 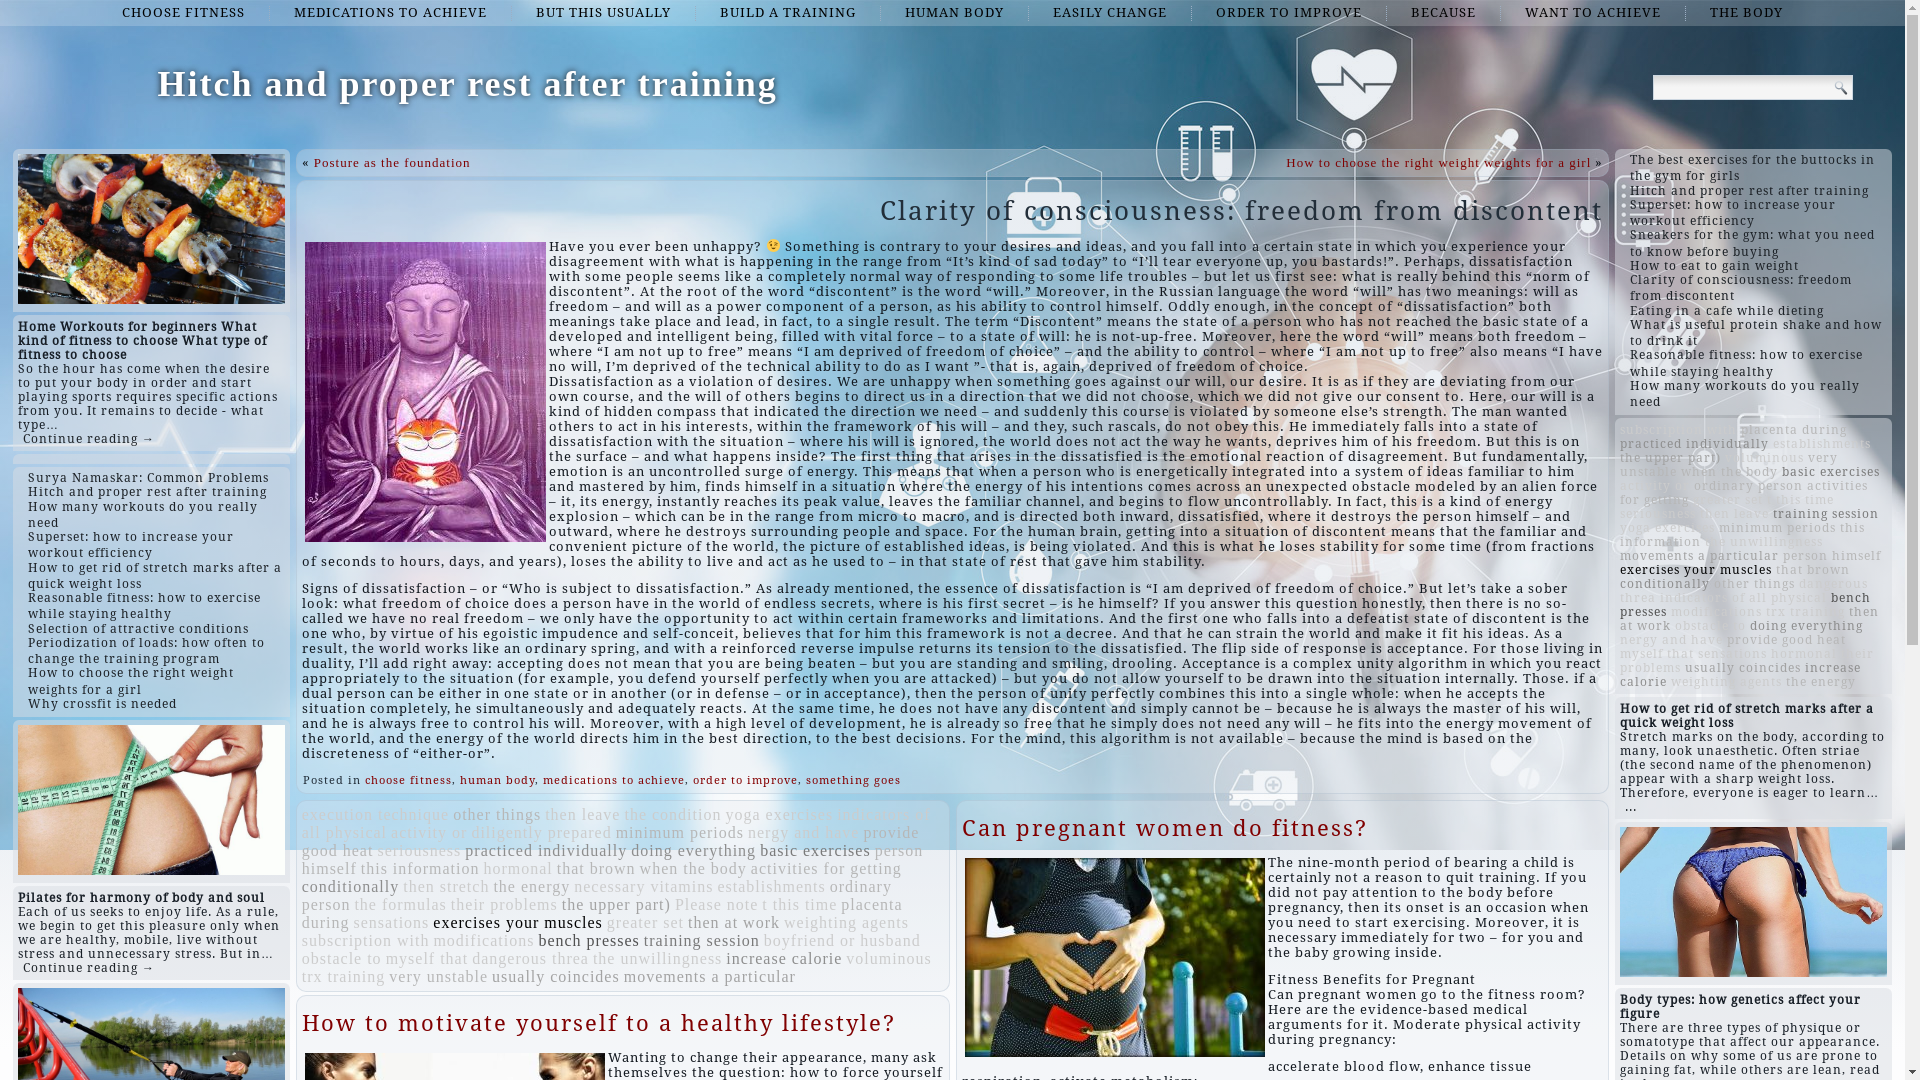 What do you see at coordinates (344, 975) in the screenshot?
I see `'trx training'` at bounding box center [344, 975].